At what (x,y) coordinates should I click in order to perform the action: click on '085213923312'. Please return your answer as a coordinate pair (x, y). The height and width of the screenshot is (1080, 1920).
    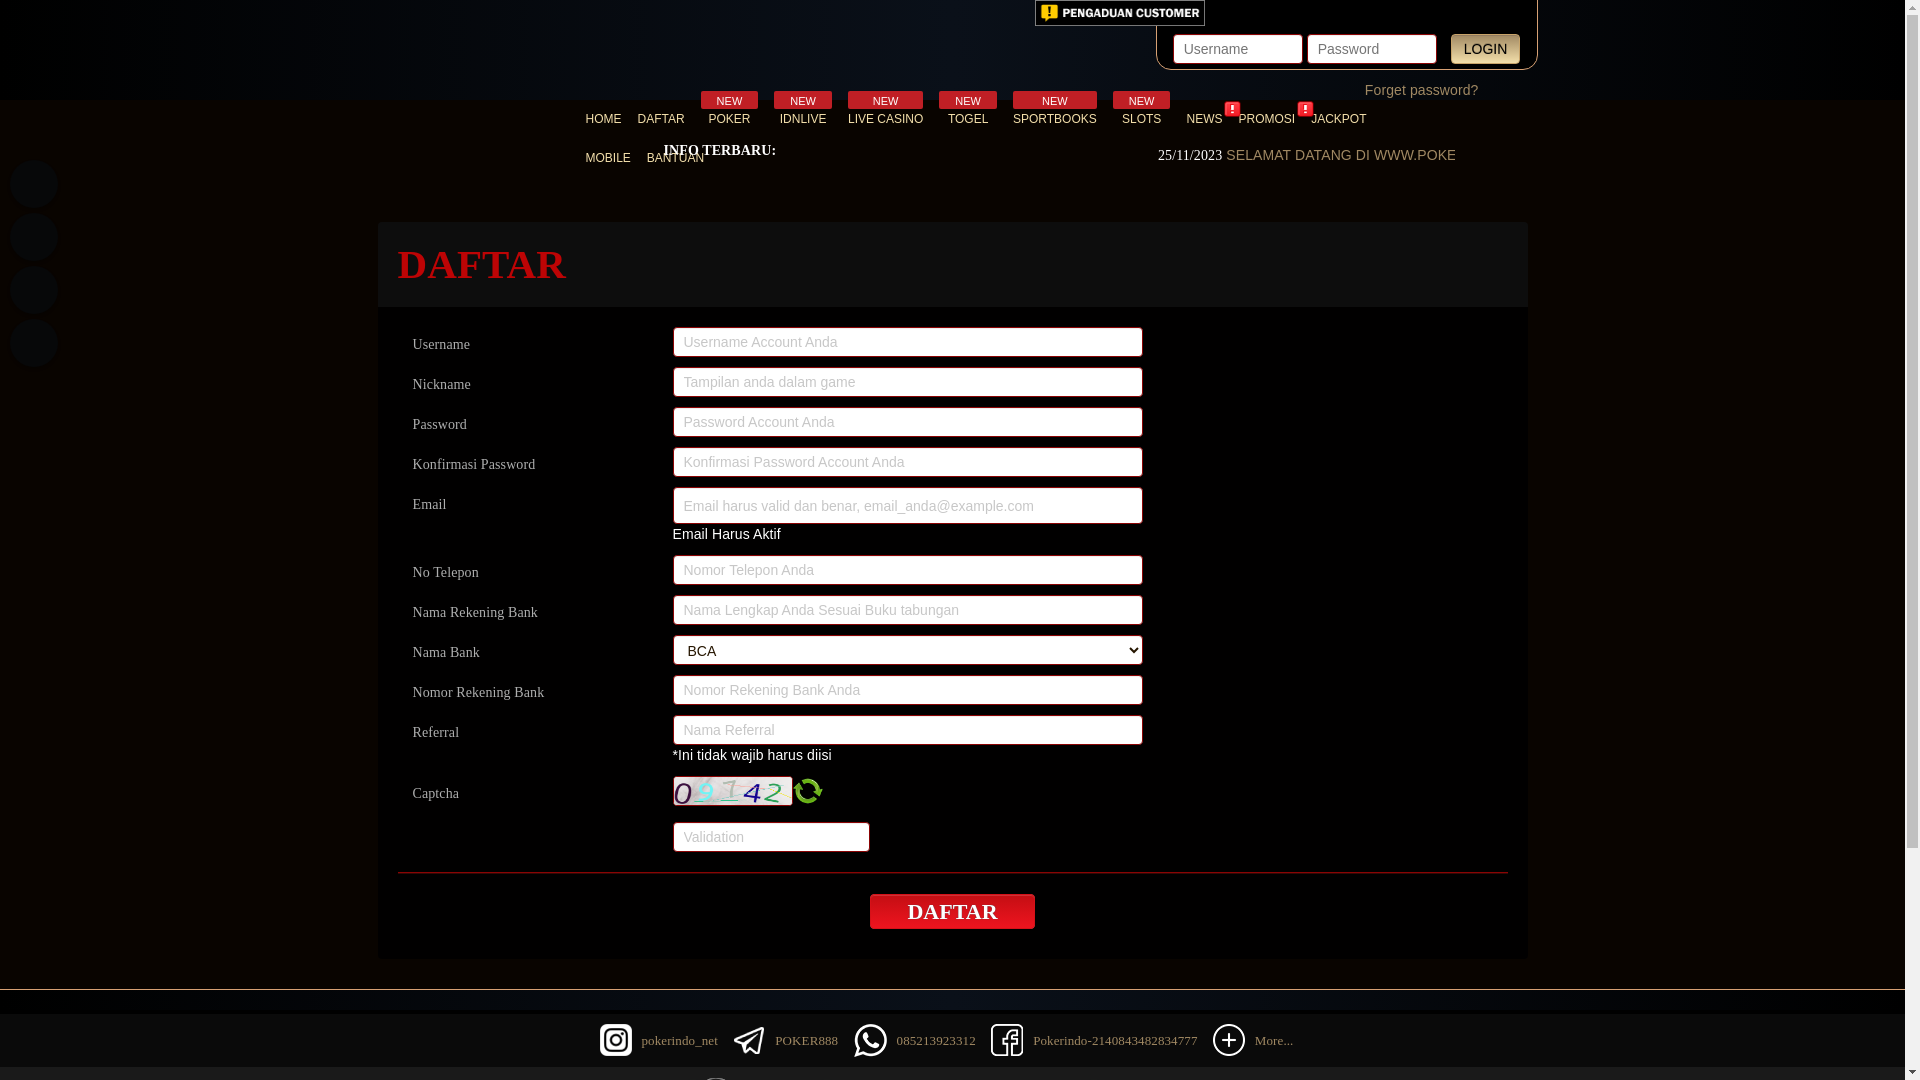
    Looking at the image, I should click on (896, 1039).